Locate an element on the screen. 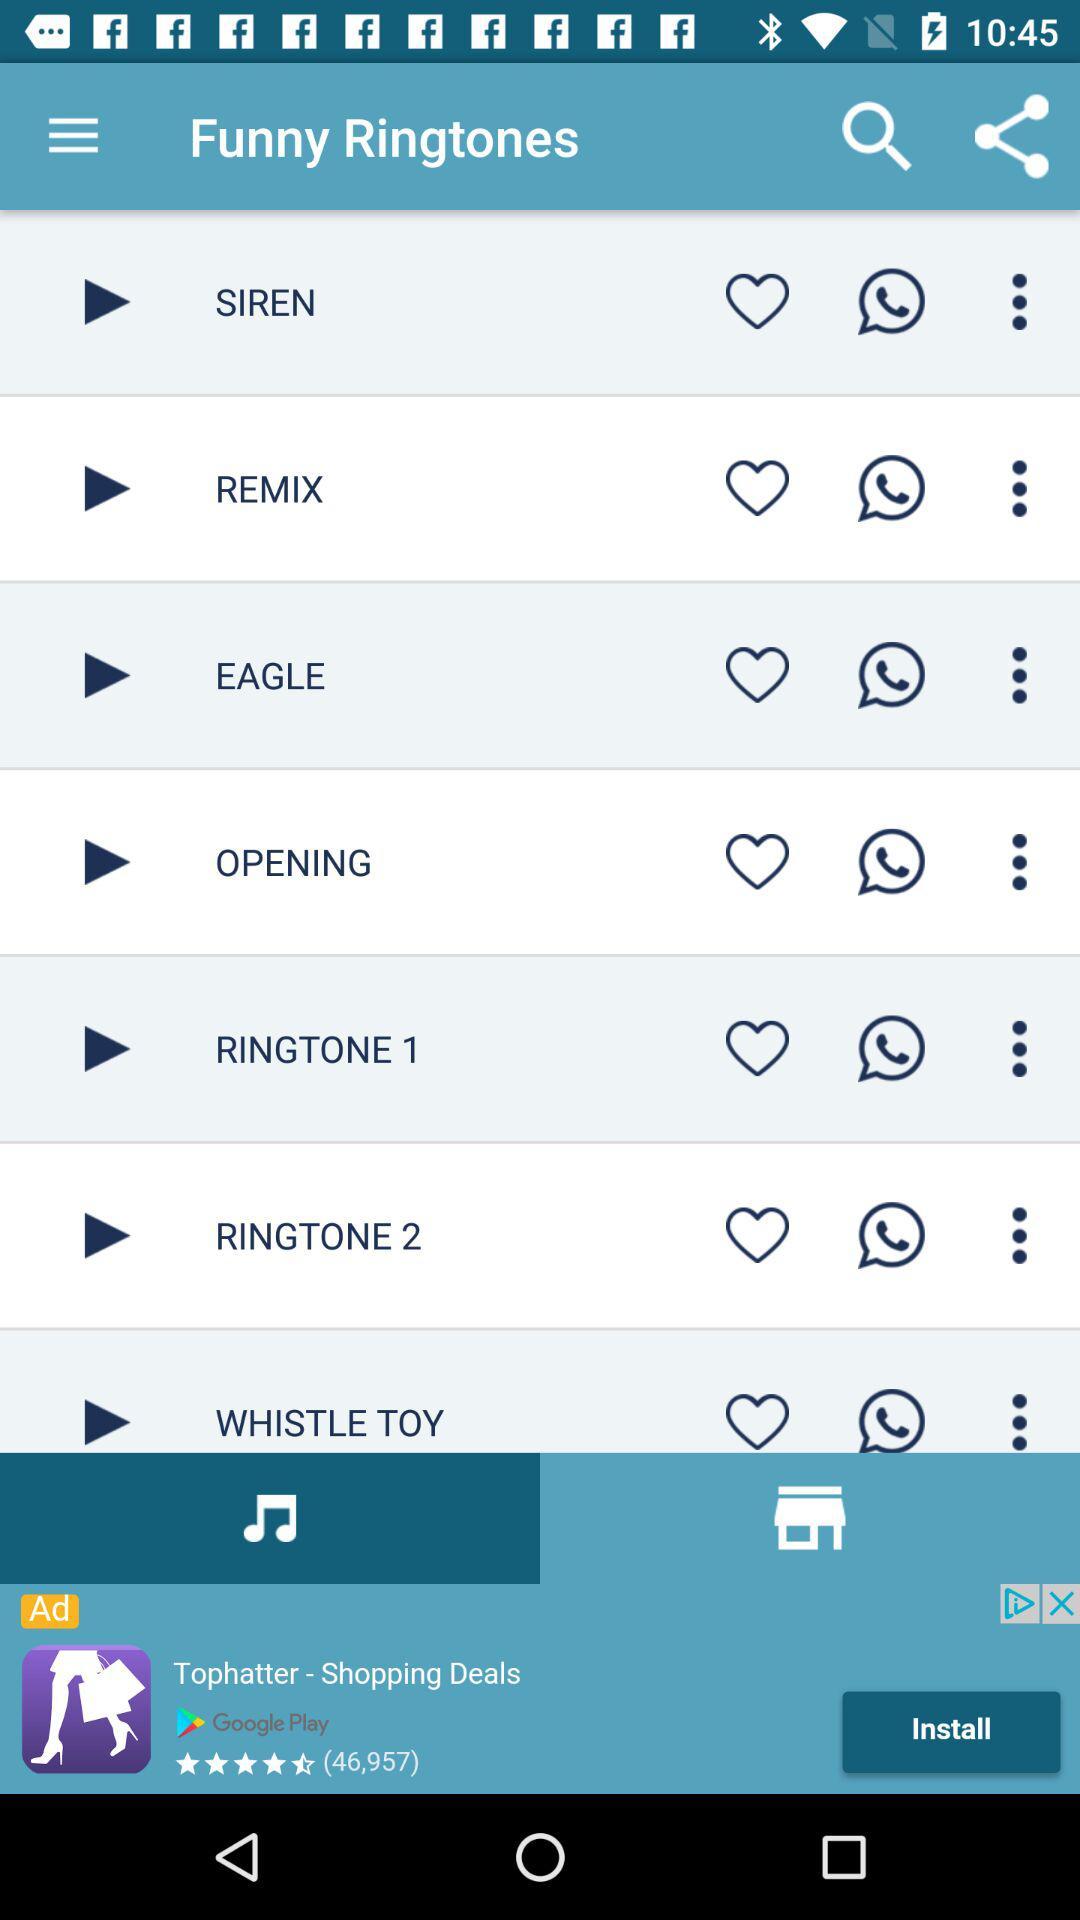  call button is located at coordinates (890, 1413).